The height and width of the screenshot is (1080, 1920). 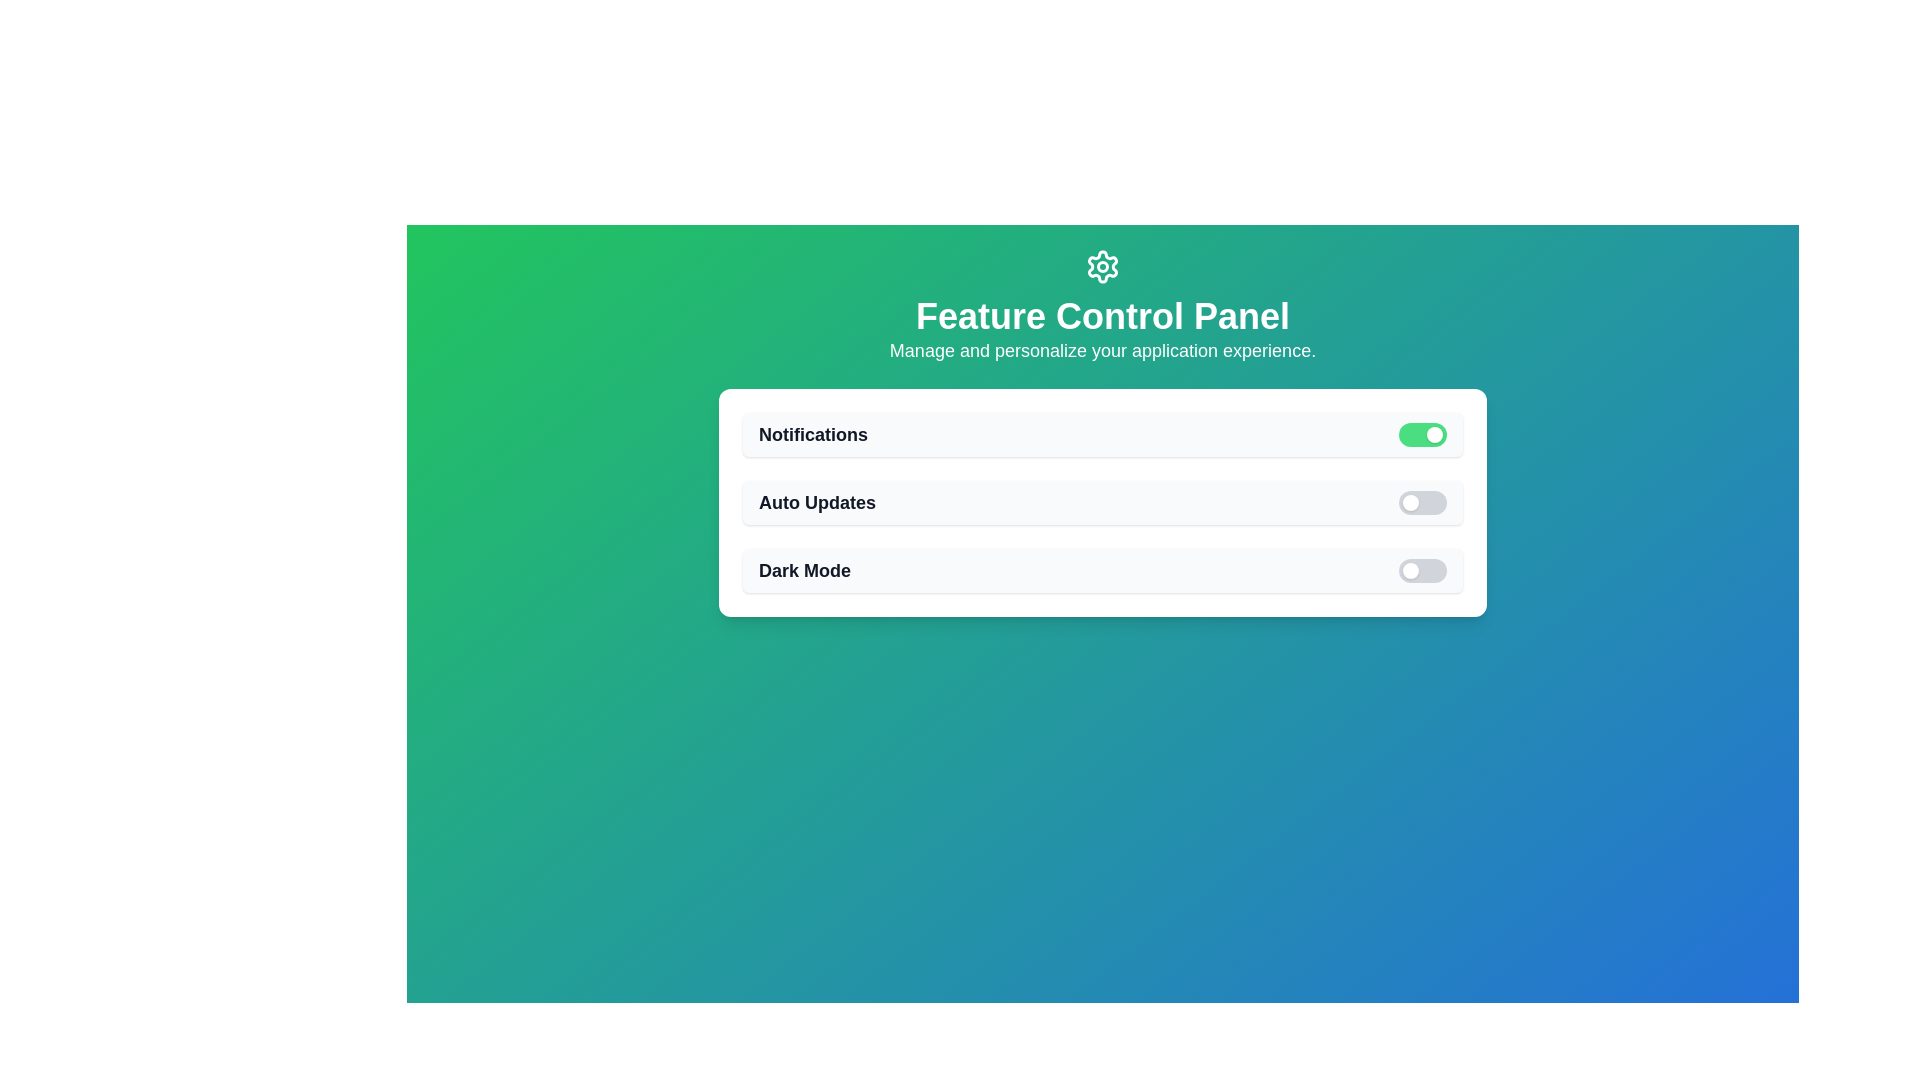 What do you see at coordinates (1410, 501) in the screenshot?
I see `the small circular toggle knob with a white fill and rounded edges, located in the leftmost area of the capsule-shaped toggle button for 'Auto Updates'` at bounding box center [1410, 501].